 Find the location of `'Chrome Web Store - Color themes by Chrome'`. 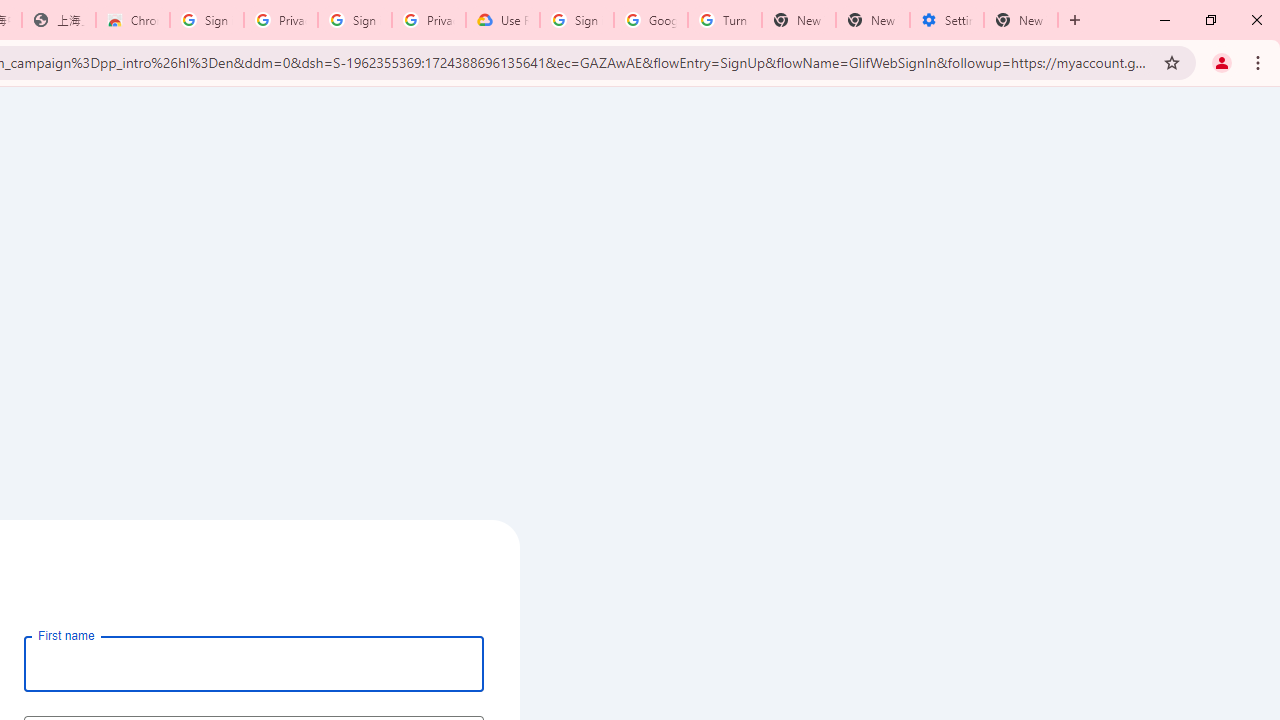

'Chrome Web Store - Color themes by Chrome' is located at coordinates (132, 20).